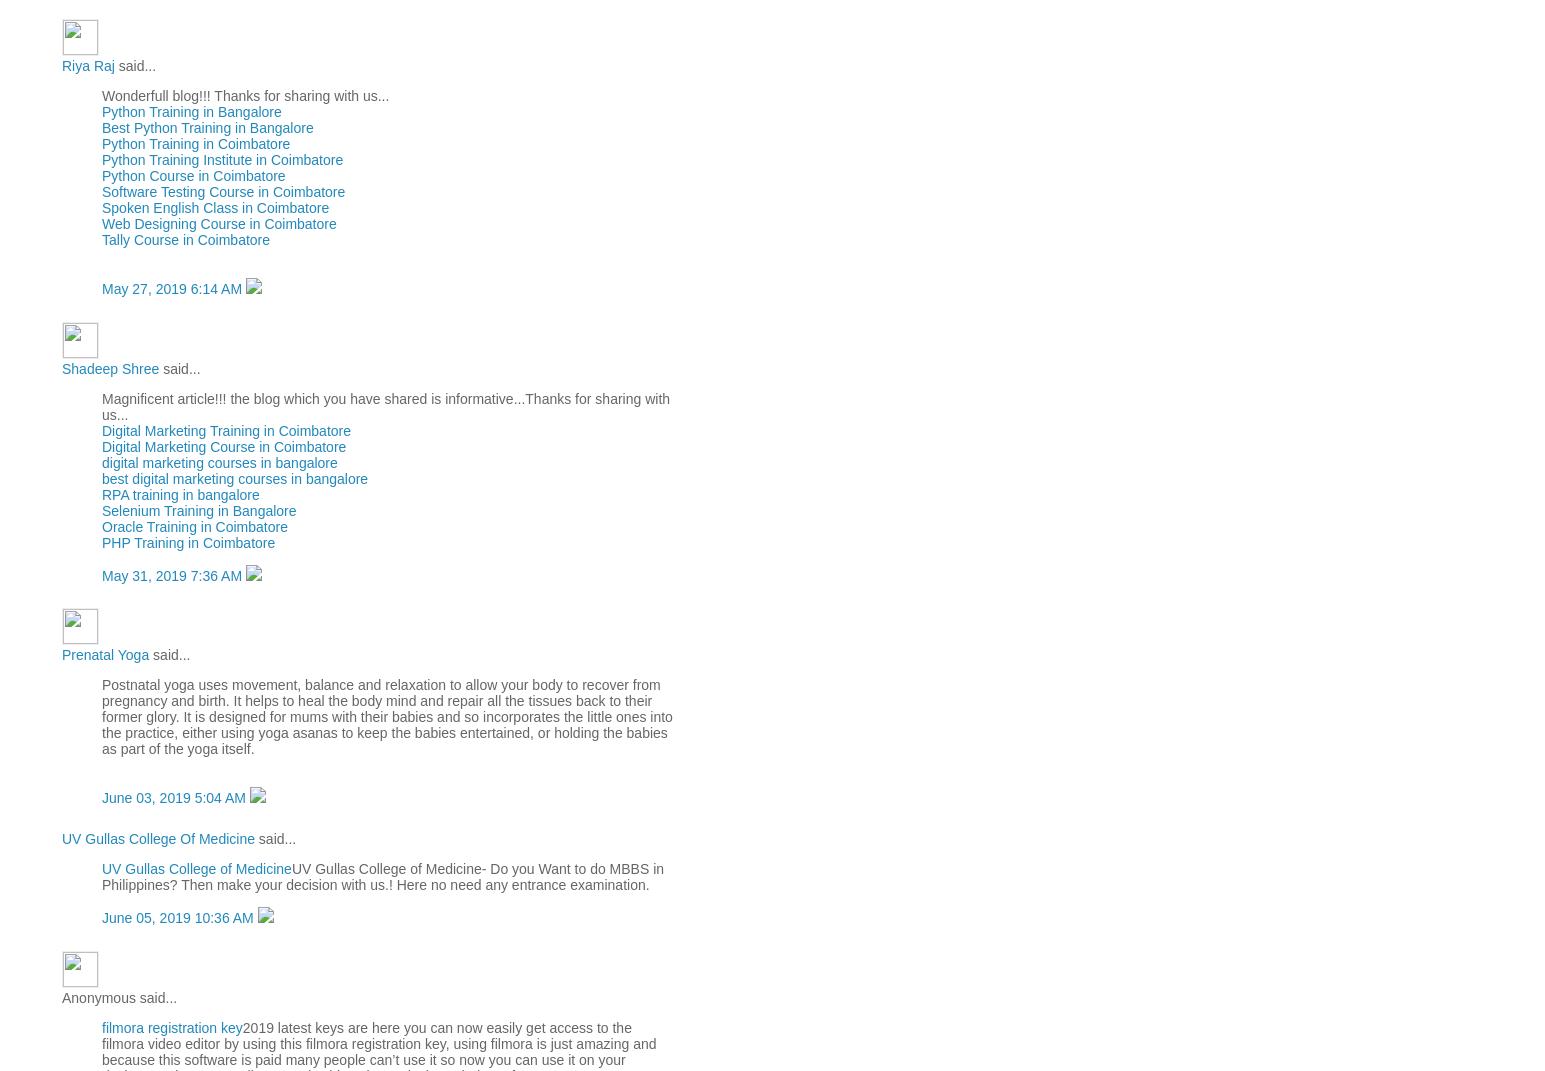 This screenshot has height=1071, width=1545. Describe the element at coordinates (173, 287) in the screenshot. I see `'May 27, 2019 6:14 AM'` at that location.